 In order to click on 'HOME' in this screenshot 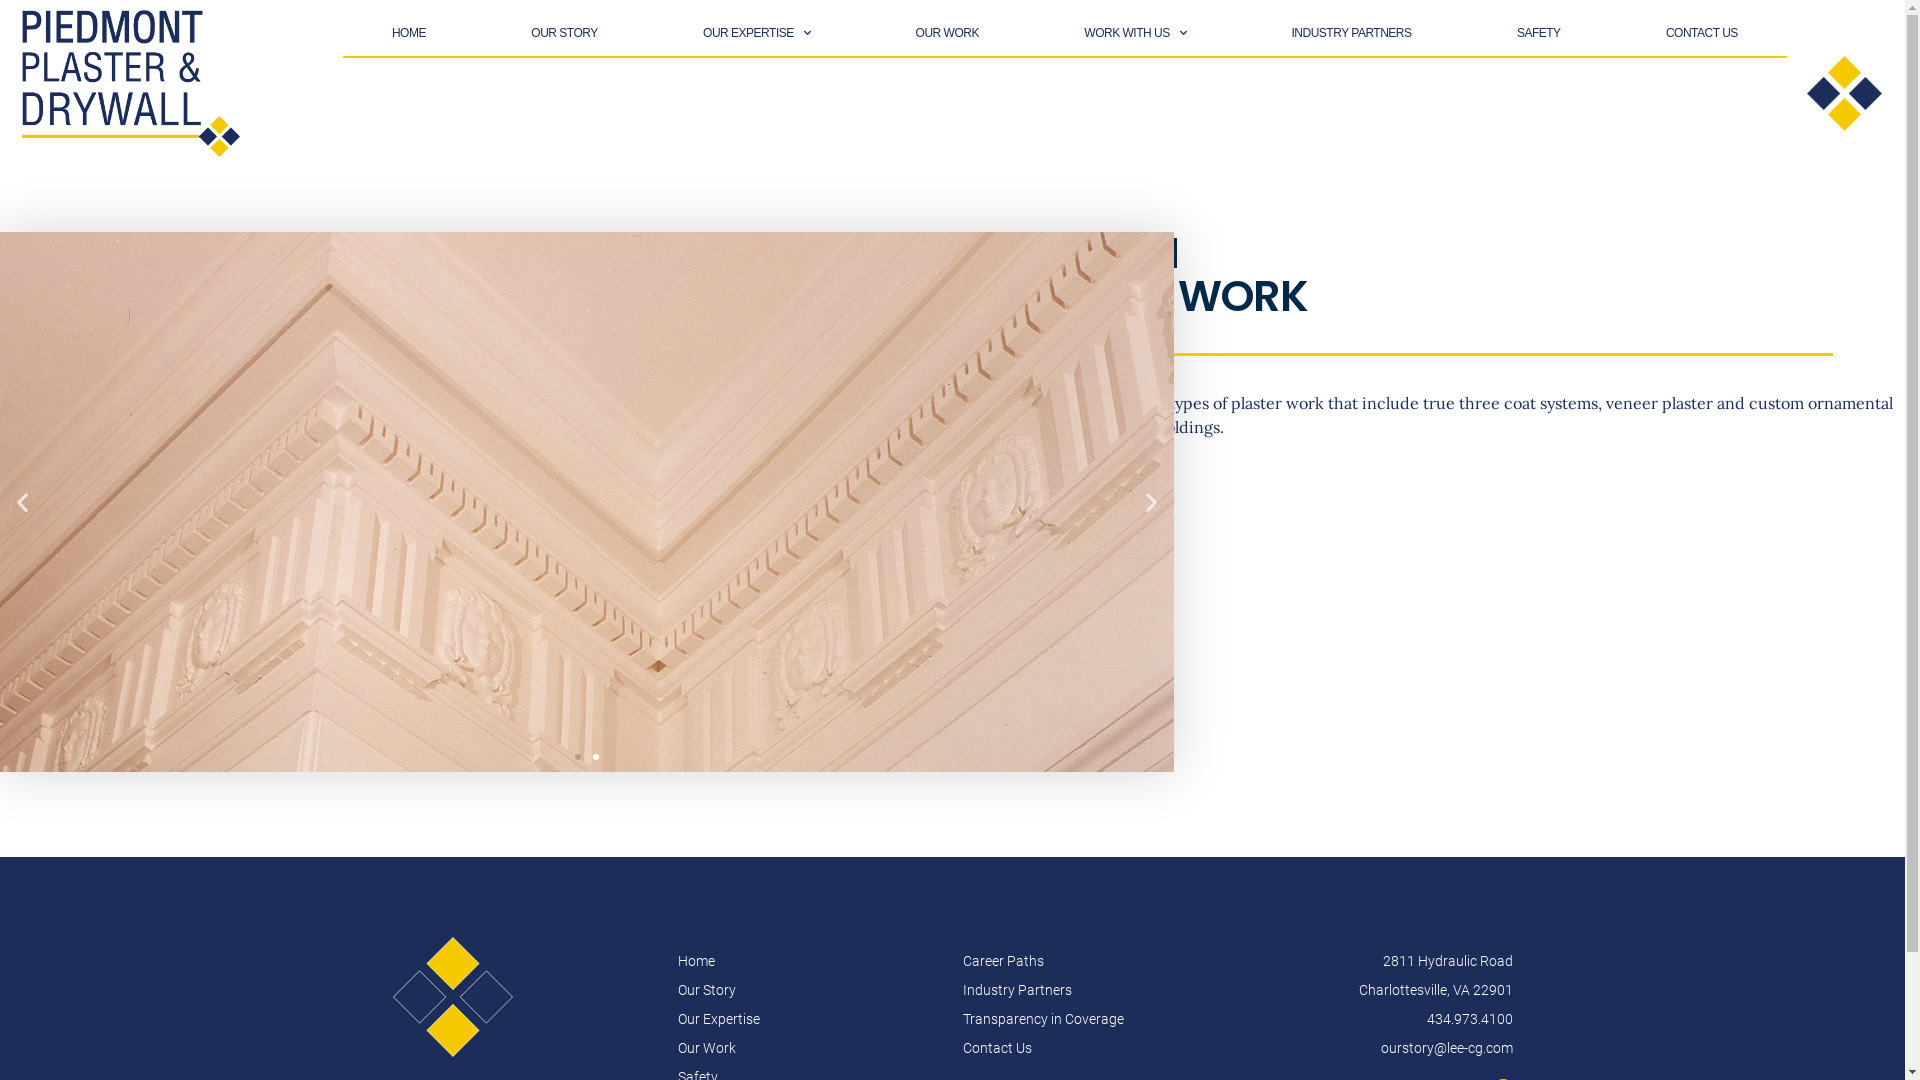, I will do `click(407, 33)`.